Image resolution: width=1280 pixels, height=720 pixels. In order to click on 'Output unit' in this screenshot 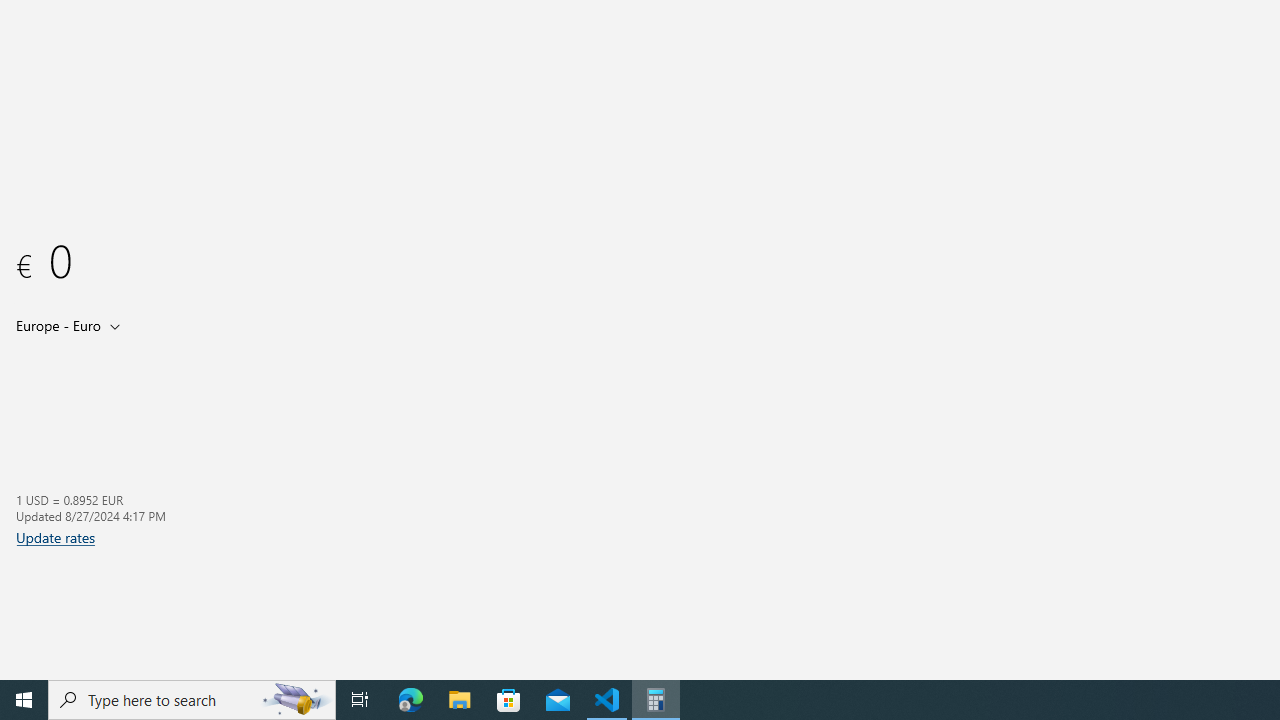, I will do `click(72, 324)`.